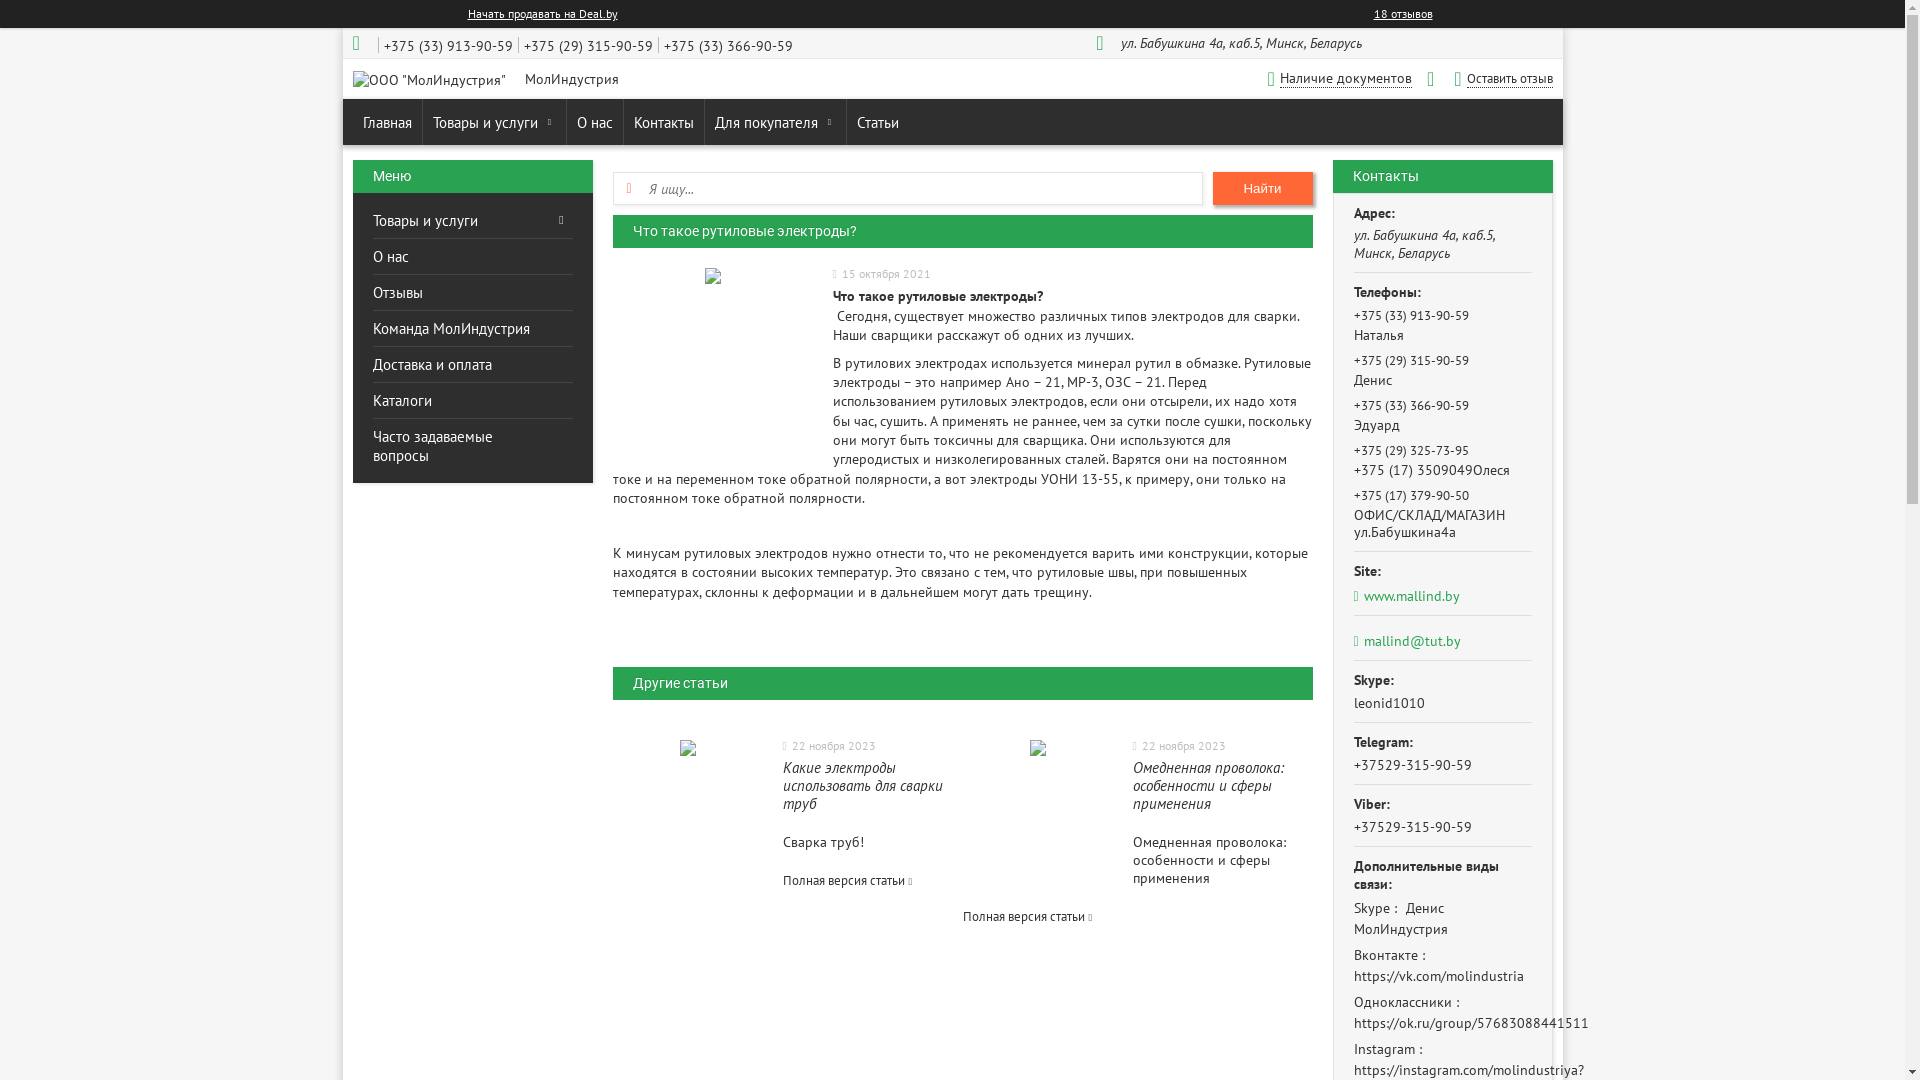 The image size is (1920, 1080). What do you see at coordinates (1438, 974) in the screenshot?
I see `'https://vk.com/molindustria'` at bounding box center [1438, 974].